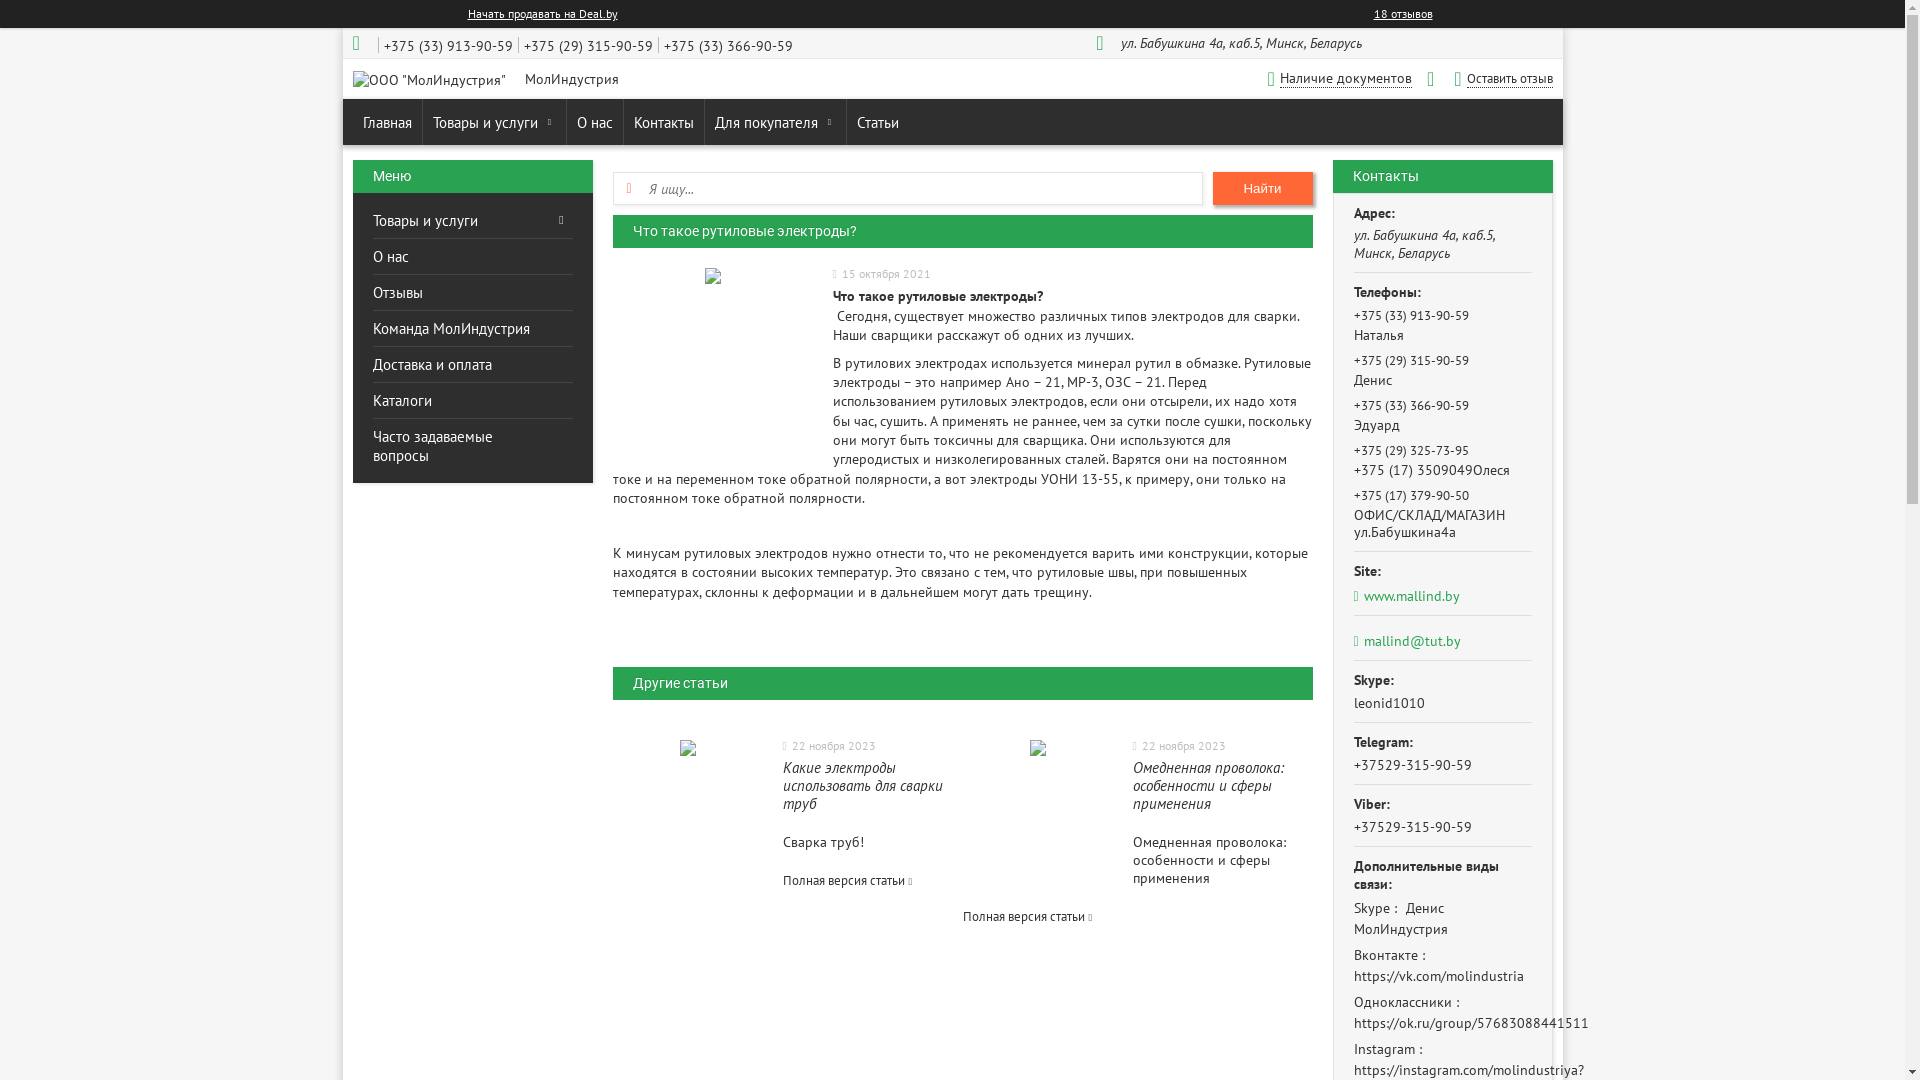 The image size is (1920, 1080). What do you see at coordinates (1438, 974) in the screenshot?
I see `'https://vk.com/molindustria'` at bounding box center [1438, 974].